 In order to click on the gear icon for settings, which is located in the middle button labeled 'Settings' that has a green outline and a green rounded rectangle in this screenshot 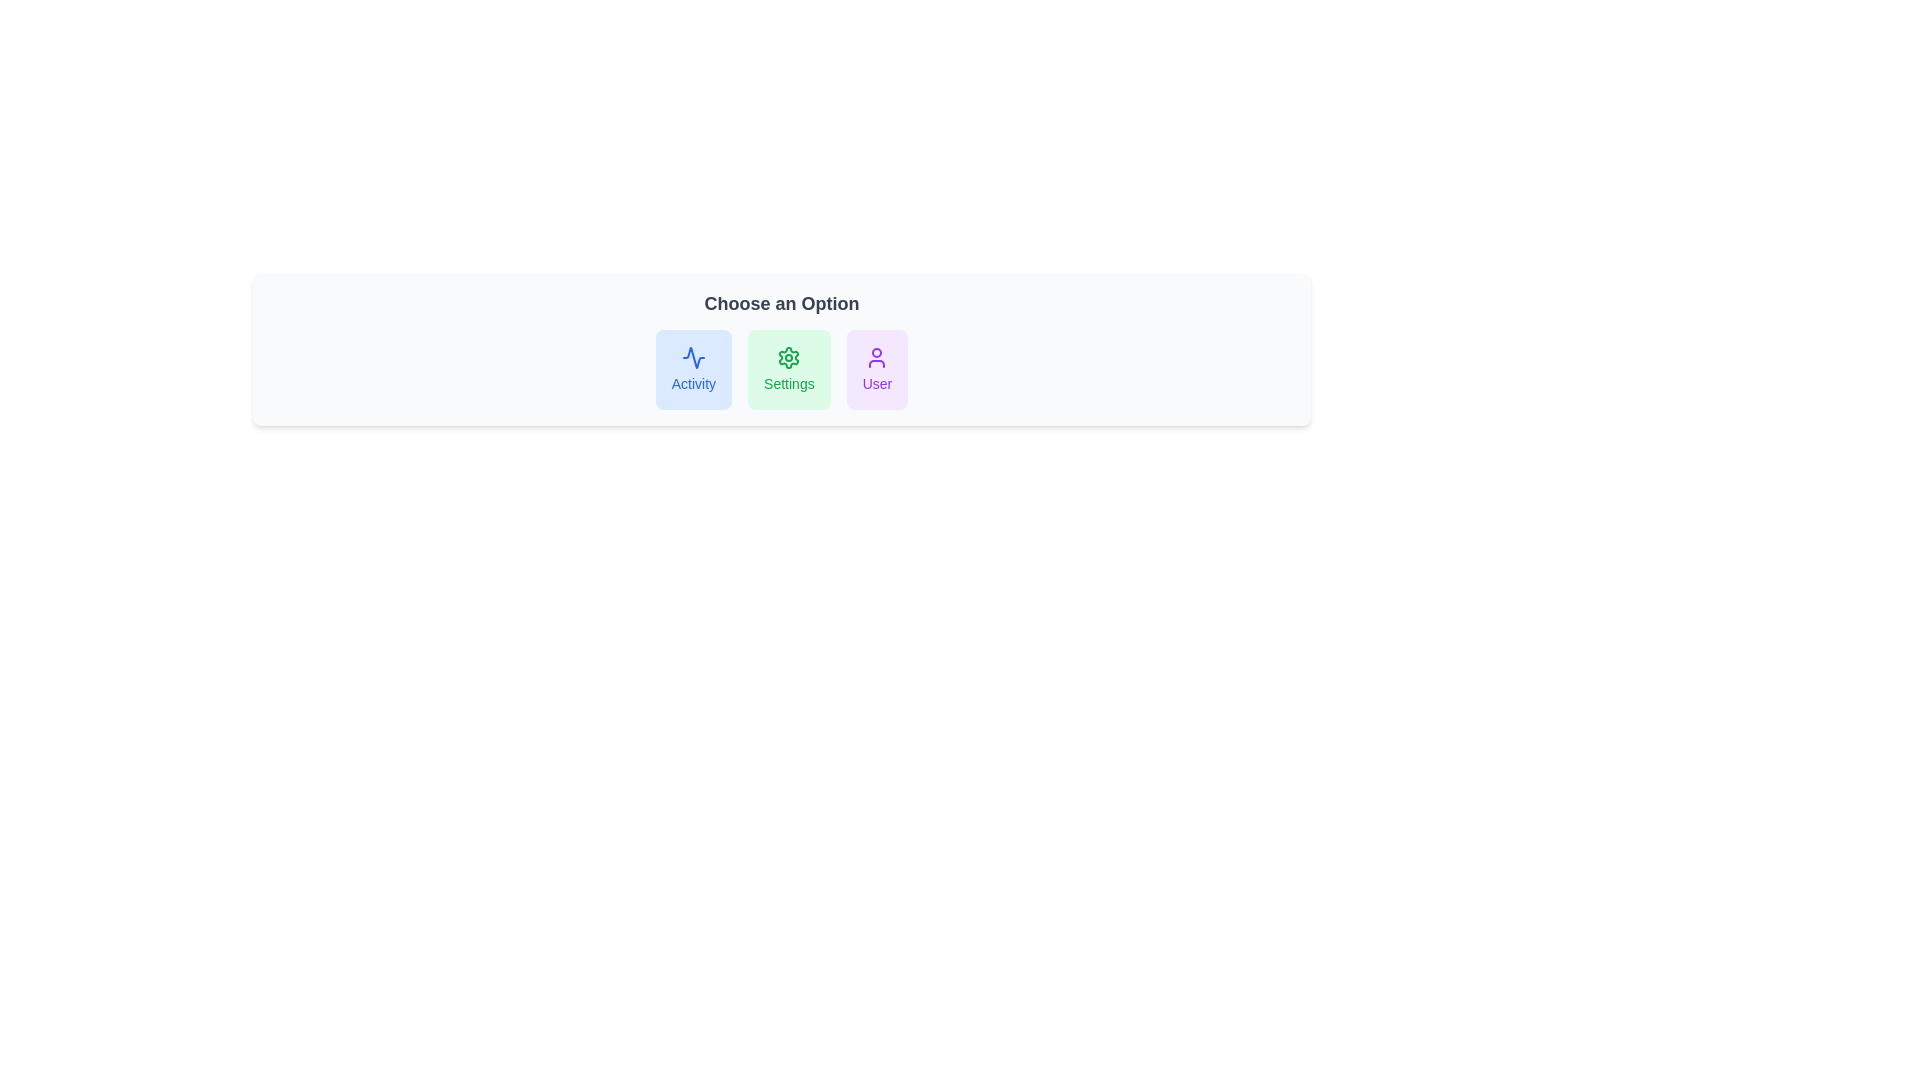, I will do `click(788, 357)`.